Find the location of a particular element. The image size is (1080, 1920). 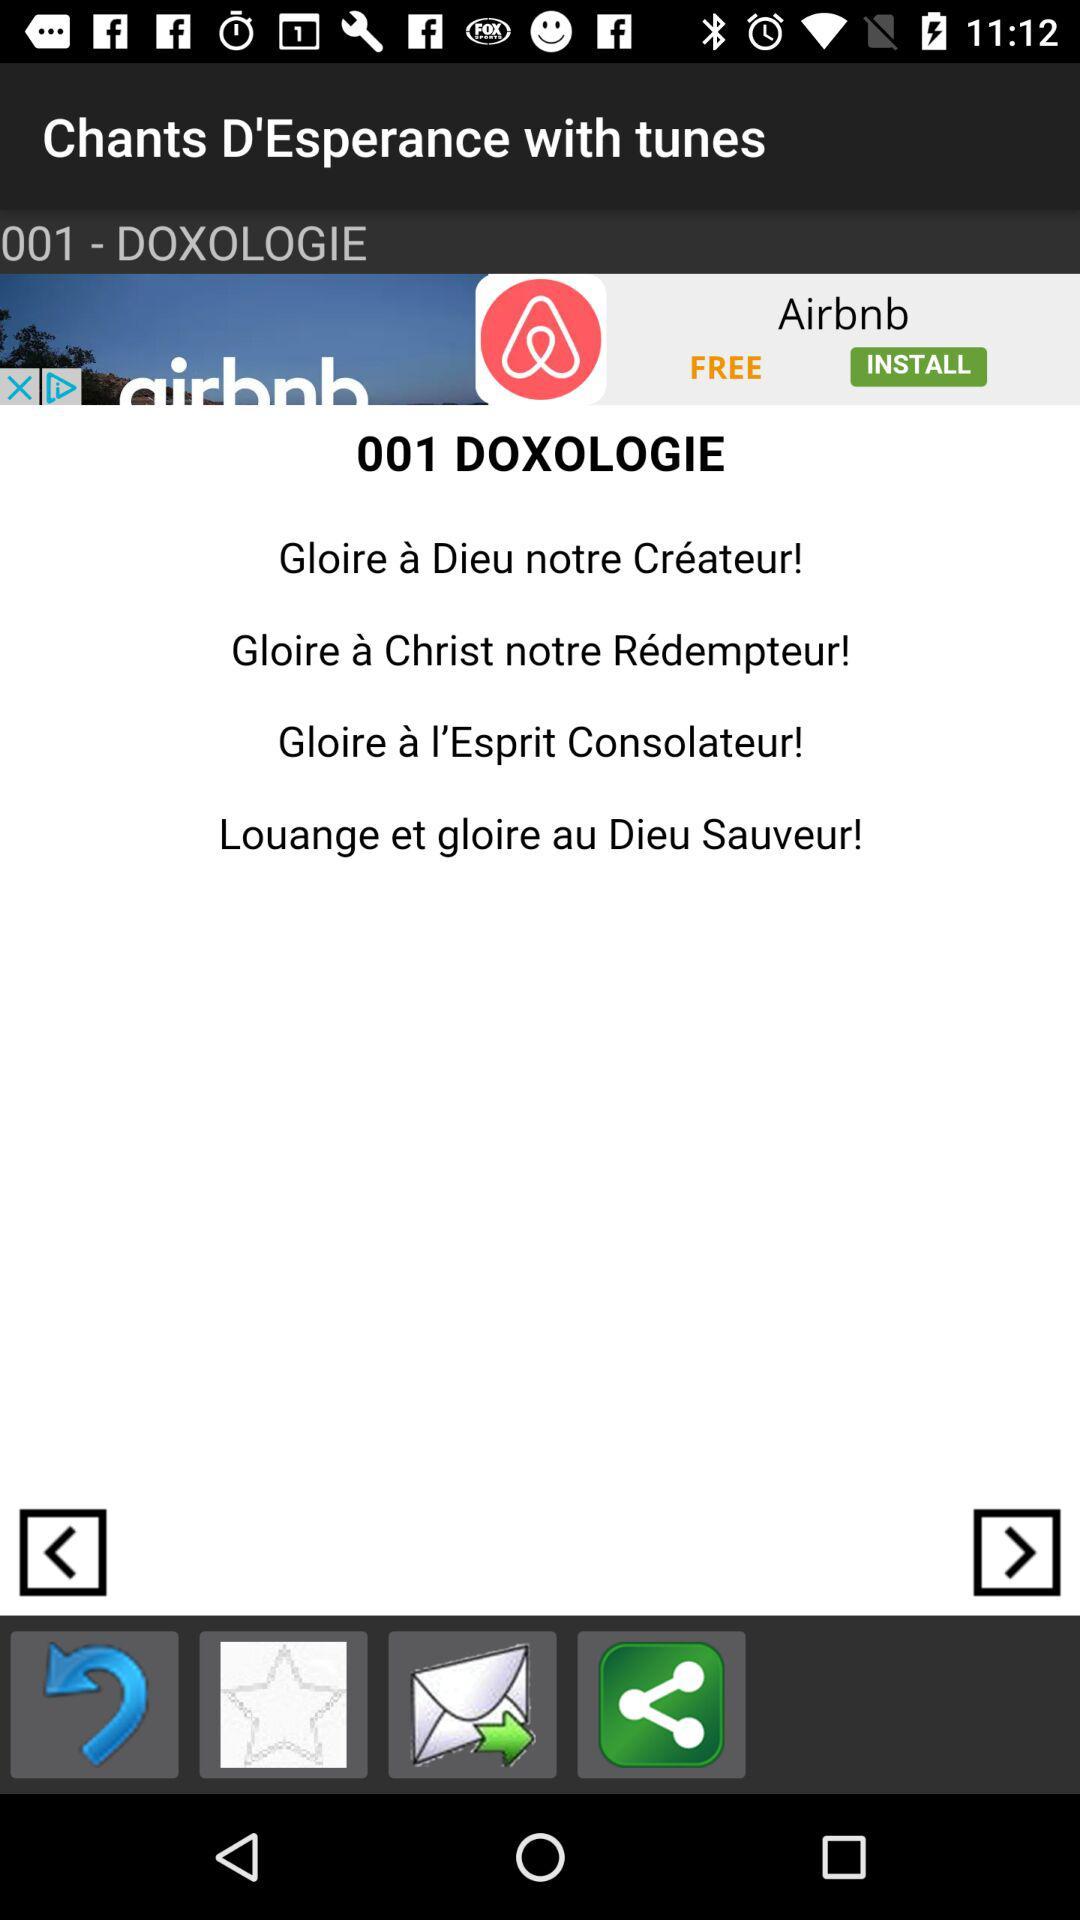

send mail is located at coordinates (472, 1703).